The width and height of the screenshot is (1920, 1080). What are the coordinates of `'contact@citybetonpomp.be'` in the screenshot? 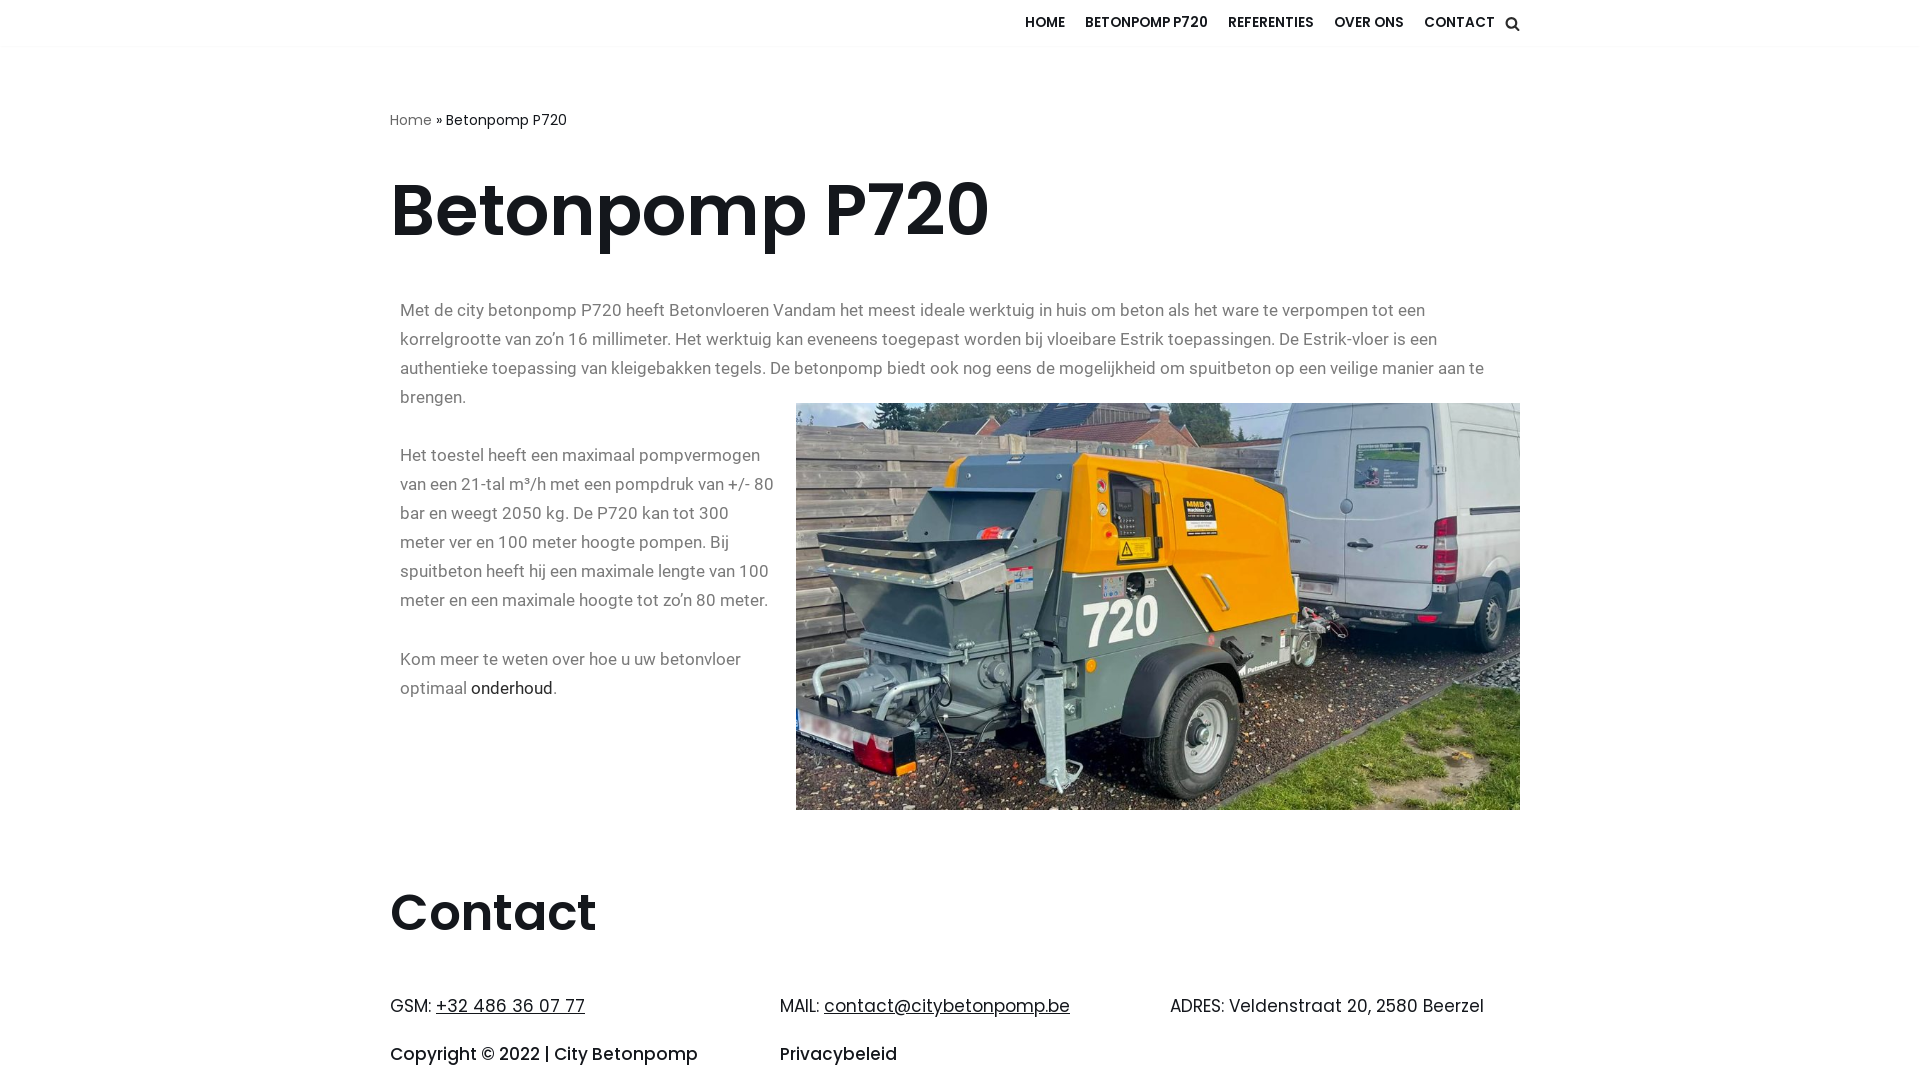 It's located at (824, 1006).